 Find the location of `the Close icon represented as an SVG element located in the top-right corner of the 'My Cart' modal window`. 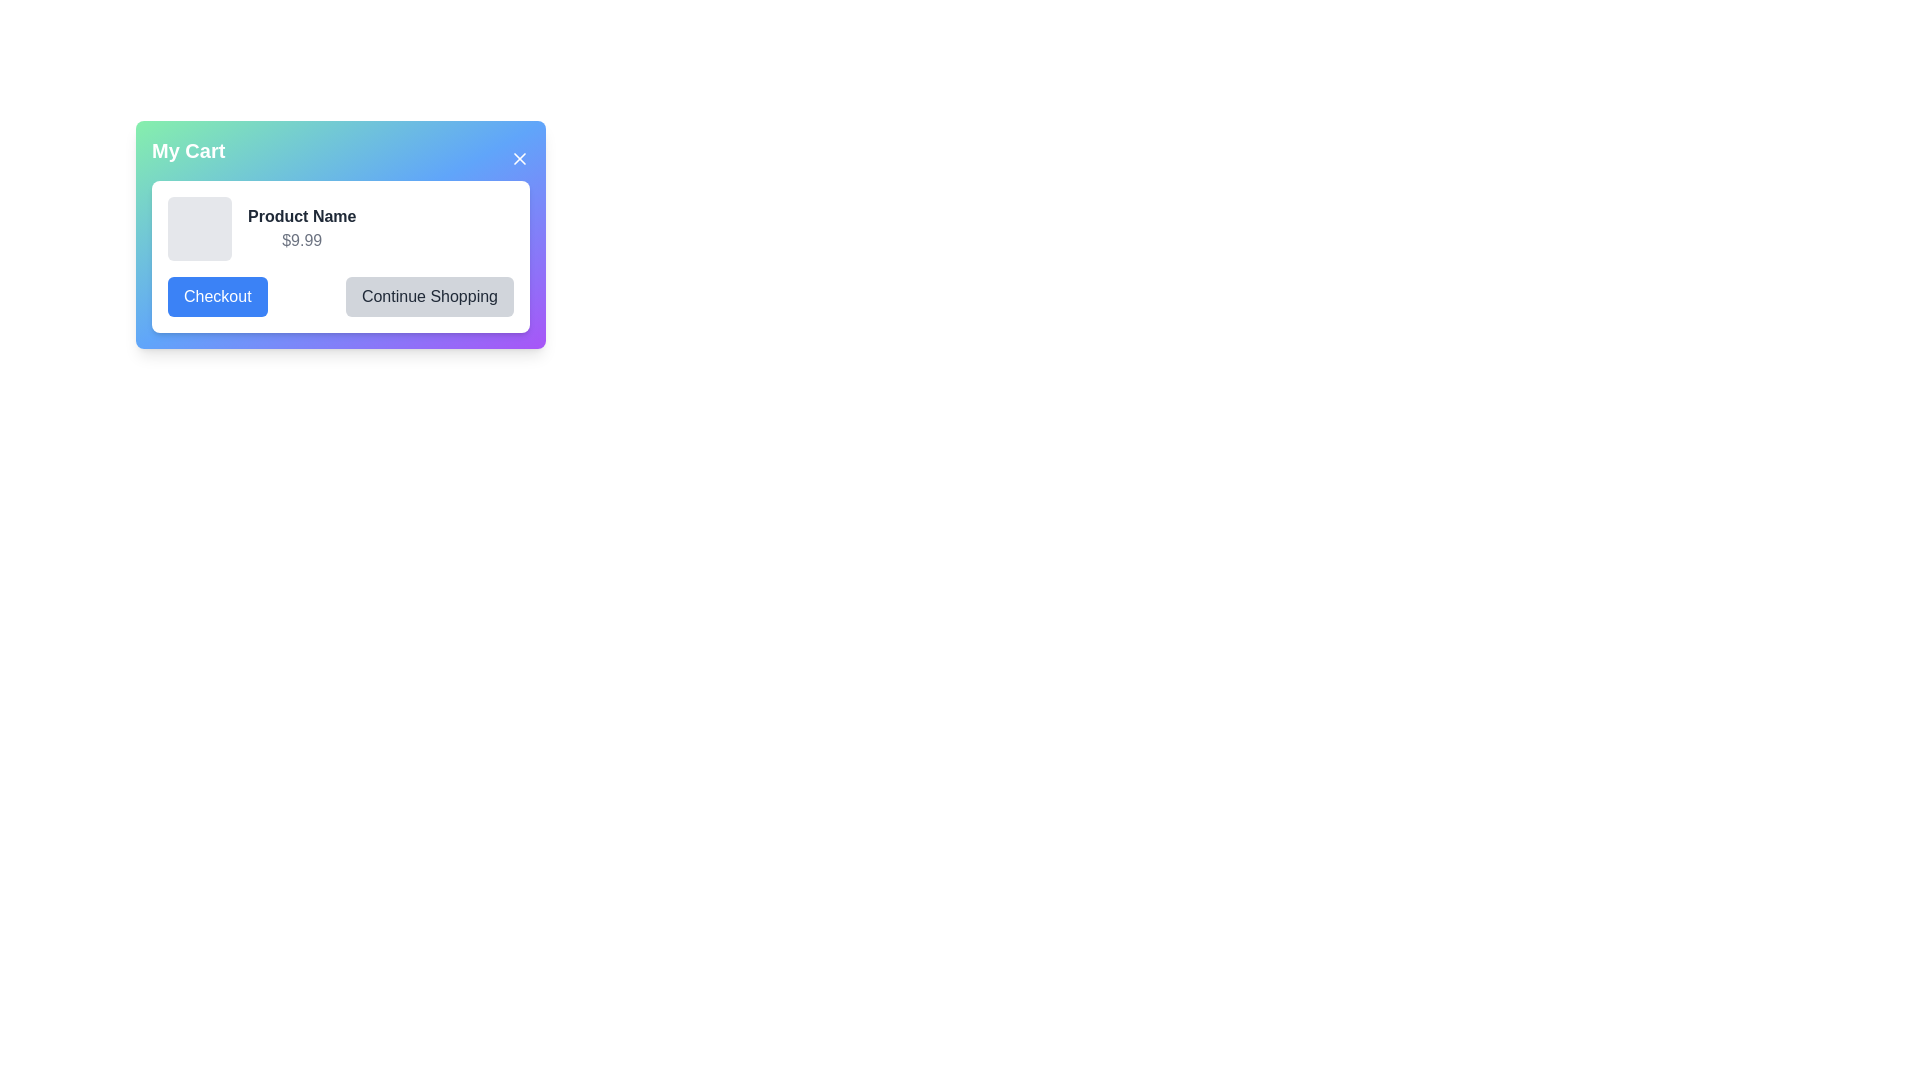

the Close icon represented as an SVG element located in the top-right corner of the 'My Cart' modal window is located at coordinates (519, 157).